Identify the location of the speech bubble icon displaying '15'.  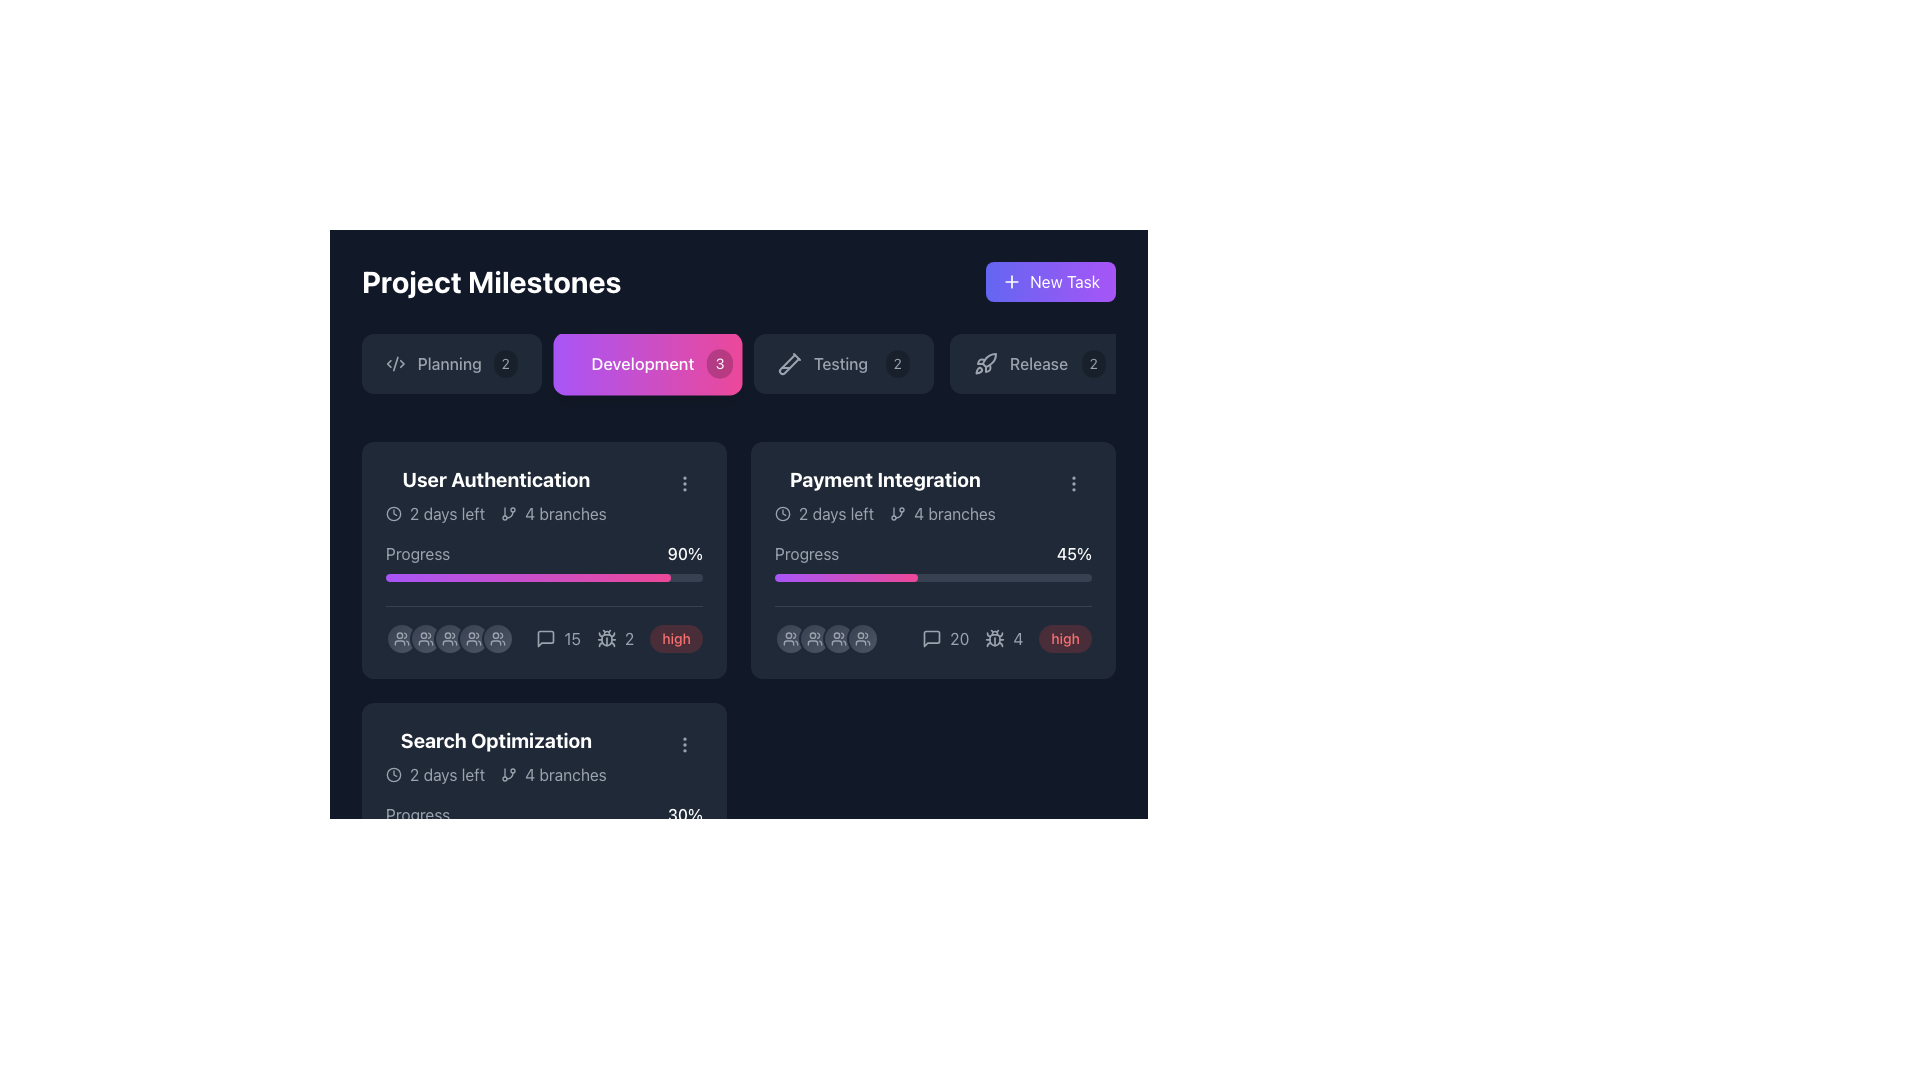
(544, 630).